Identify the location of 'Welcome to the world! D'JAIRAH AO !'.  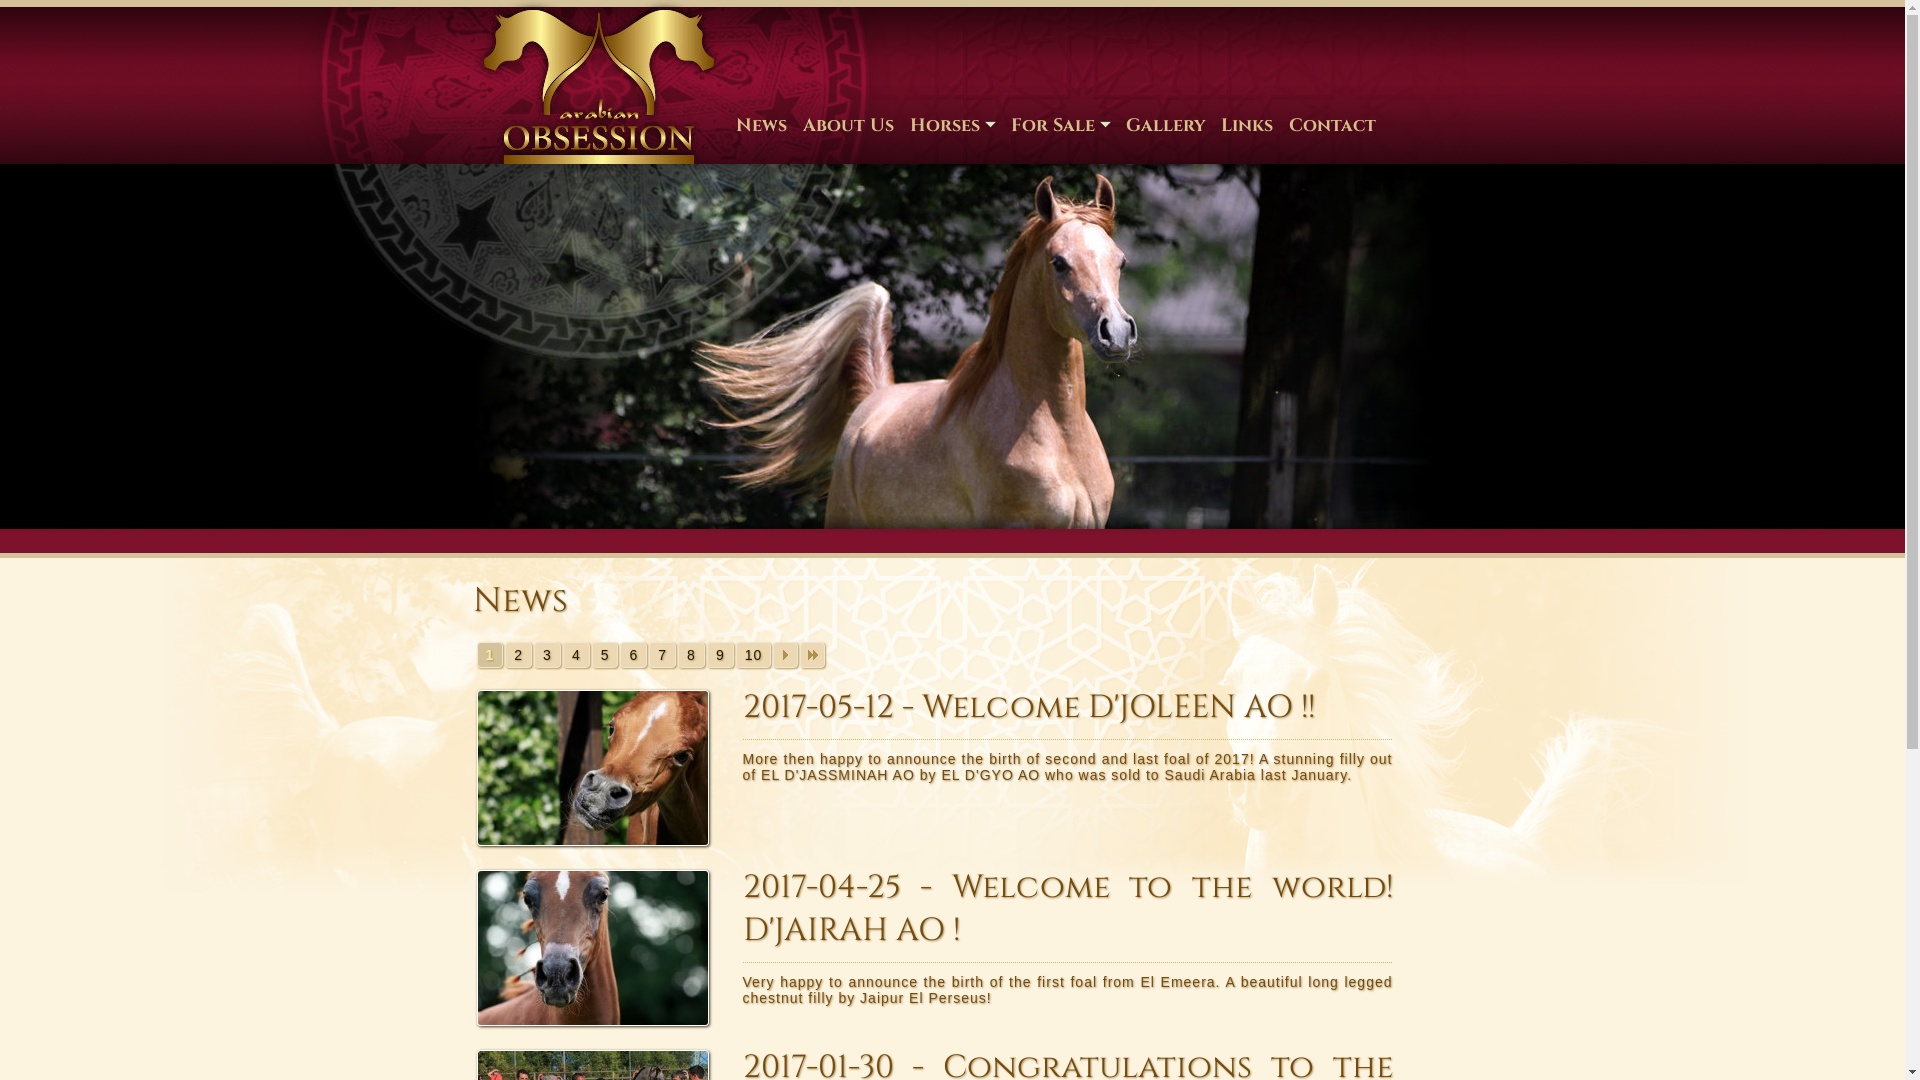
(474, 947).